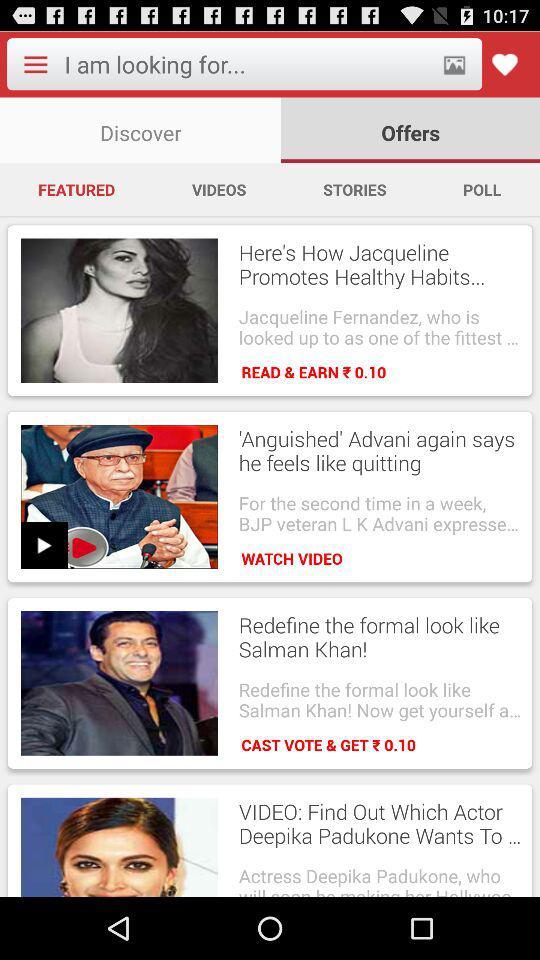 The width and height of the screenshot is (540, 960). I want to click on the wallpaper icon, so click(454, 68).